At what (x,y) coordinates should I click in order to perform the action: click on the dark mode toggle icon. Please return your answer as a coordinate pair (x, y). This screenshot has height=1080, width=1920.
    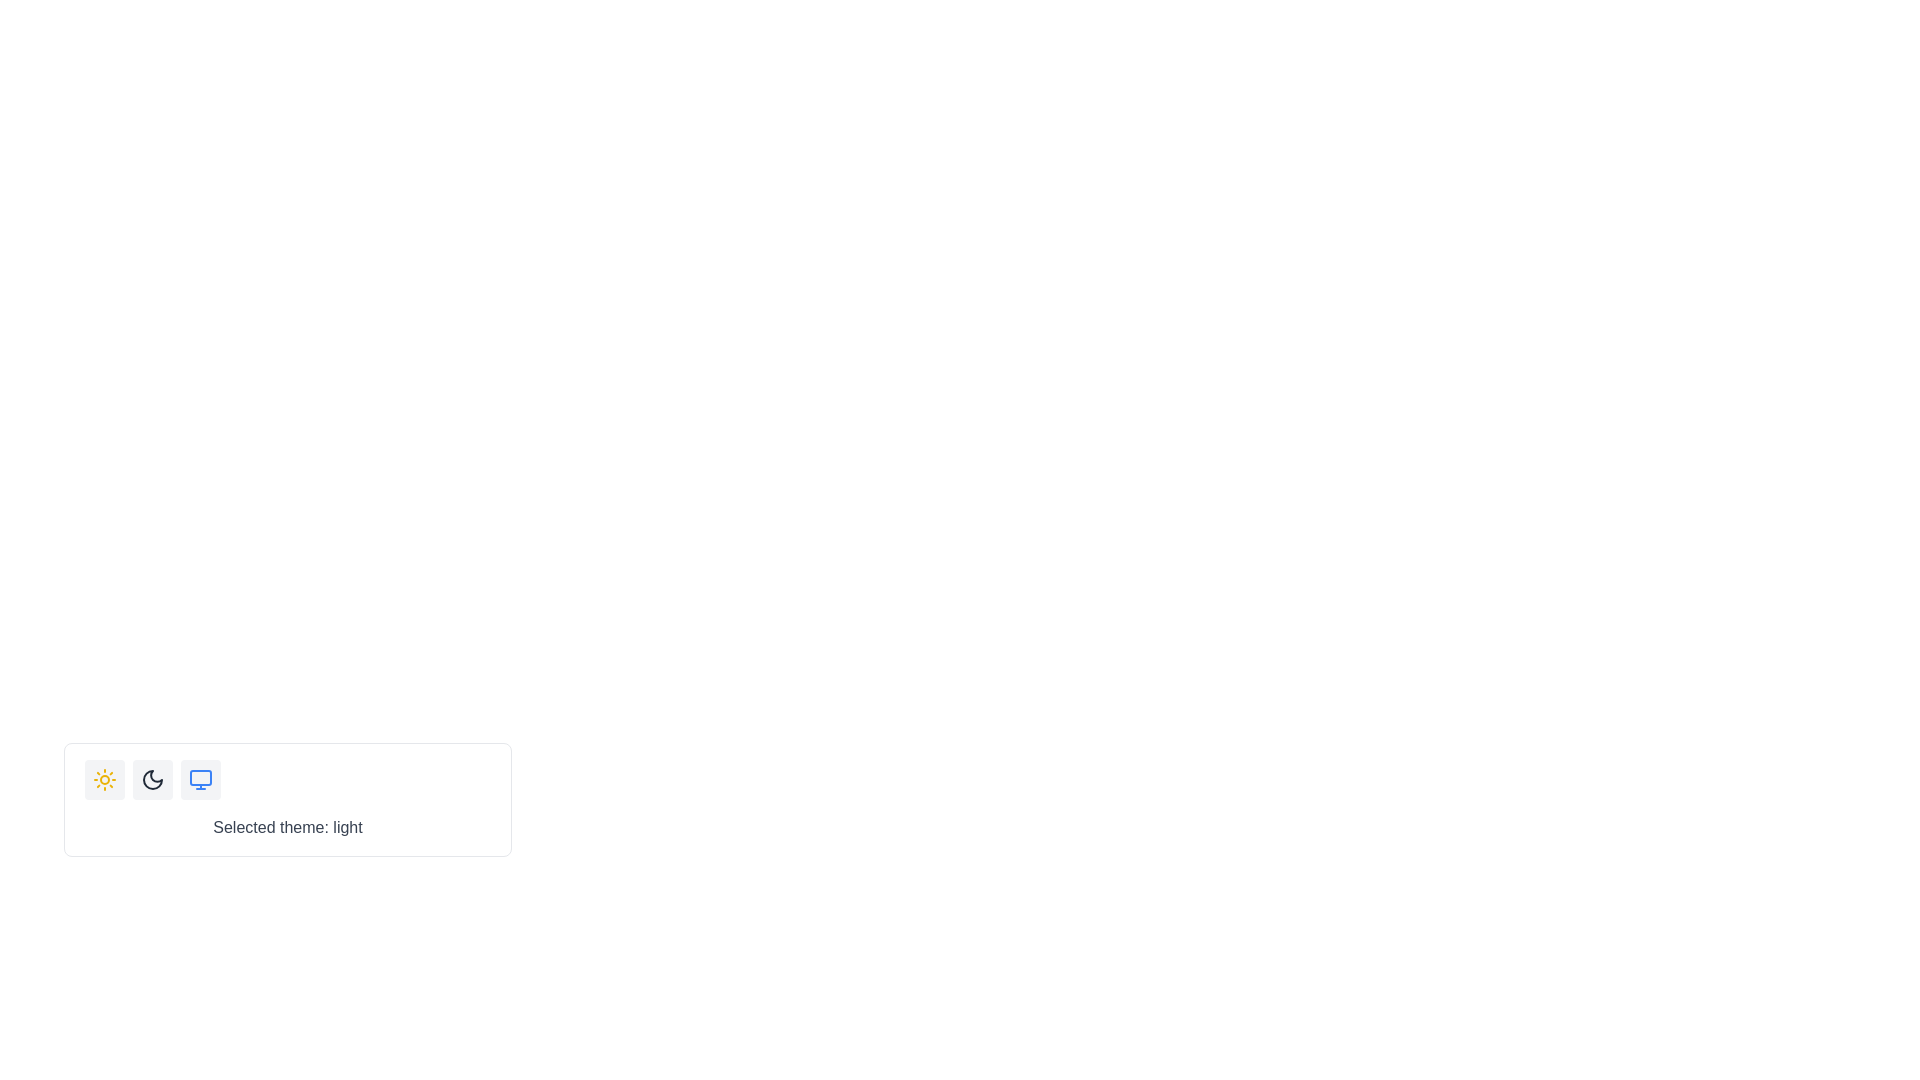
    Looking at the image, I should click on (152, 778).